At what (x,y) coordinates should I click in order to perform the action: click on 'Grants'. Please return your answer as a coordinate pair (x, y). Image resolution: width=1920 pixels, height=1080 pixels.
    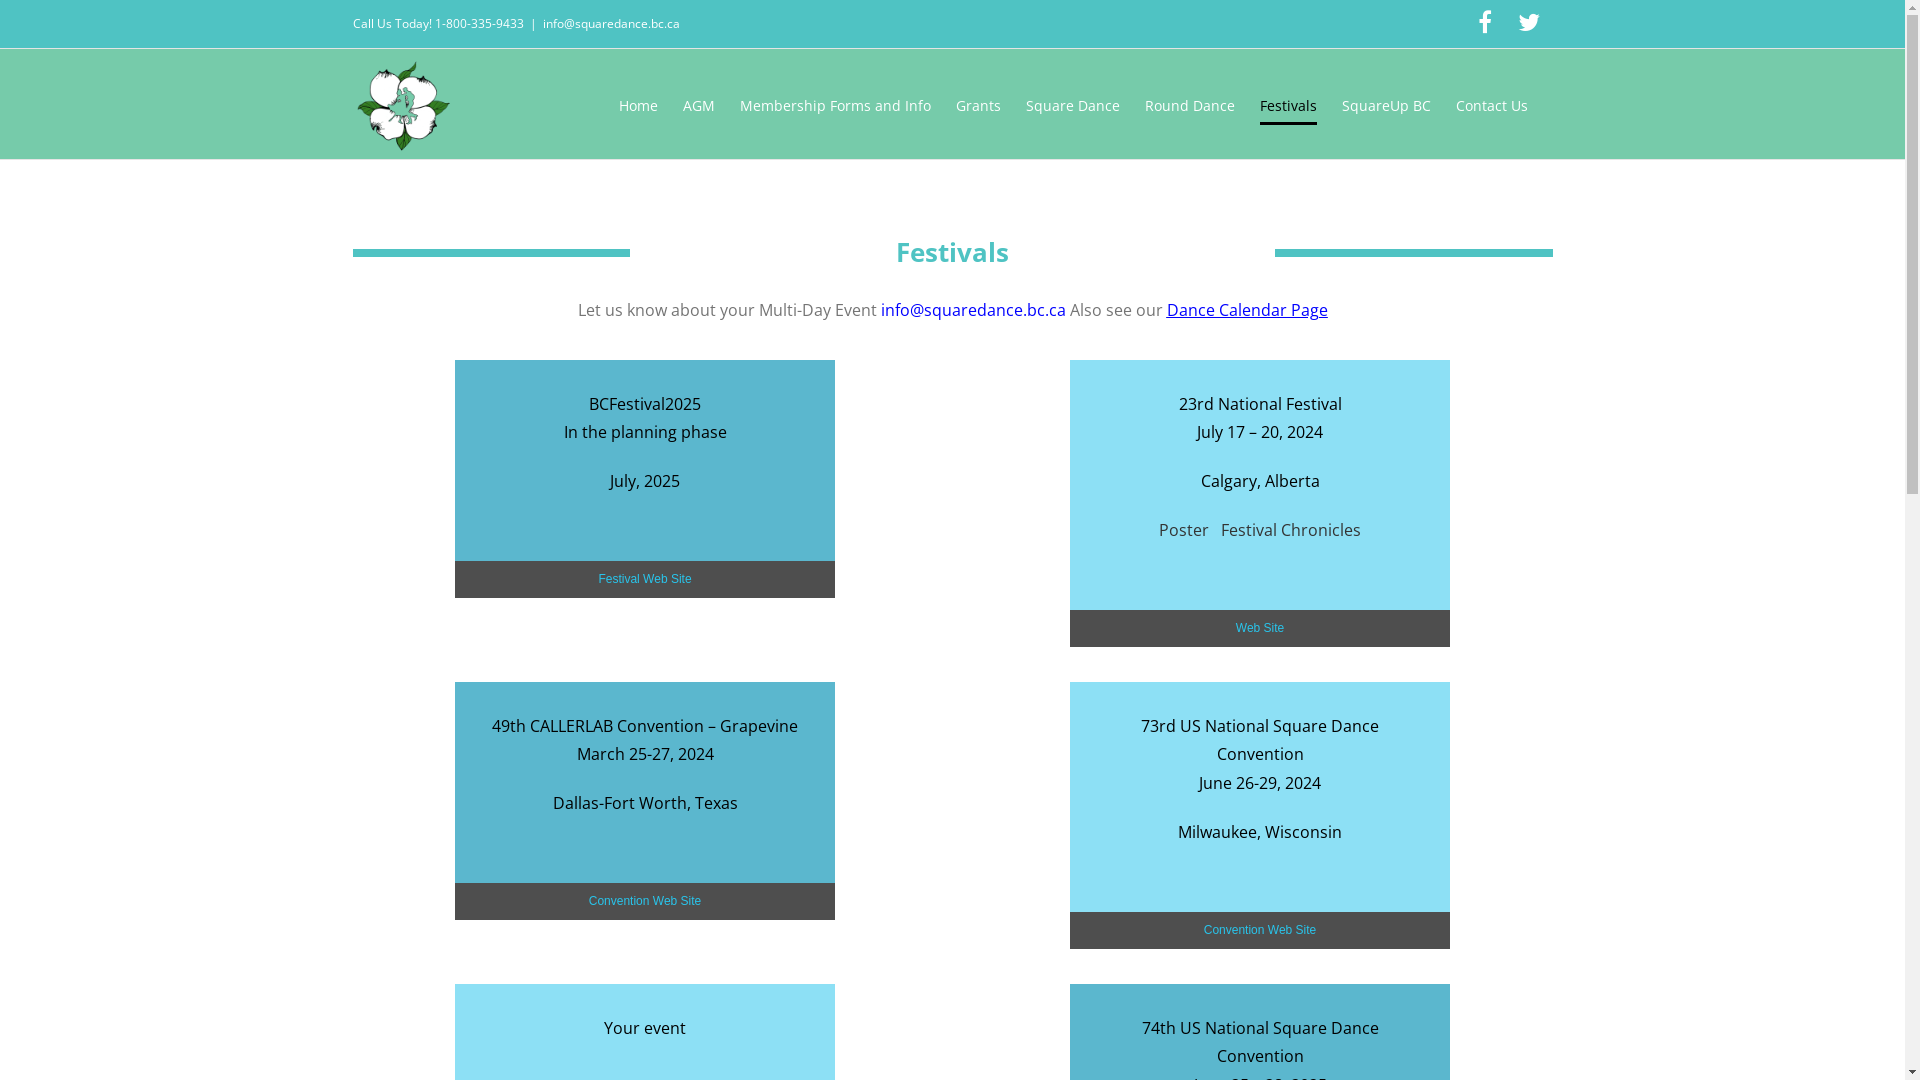
    Looking at the image, I should click on (978, 105).